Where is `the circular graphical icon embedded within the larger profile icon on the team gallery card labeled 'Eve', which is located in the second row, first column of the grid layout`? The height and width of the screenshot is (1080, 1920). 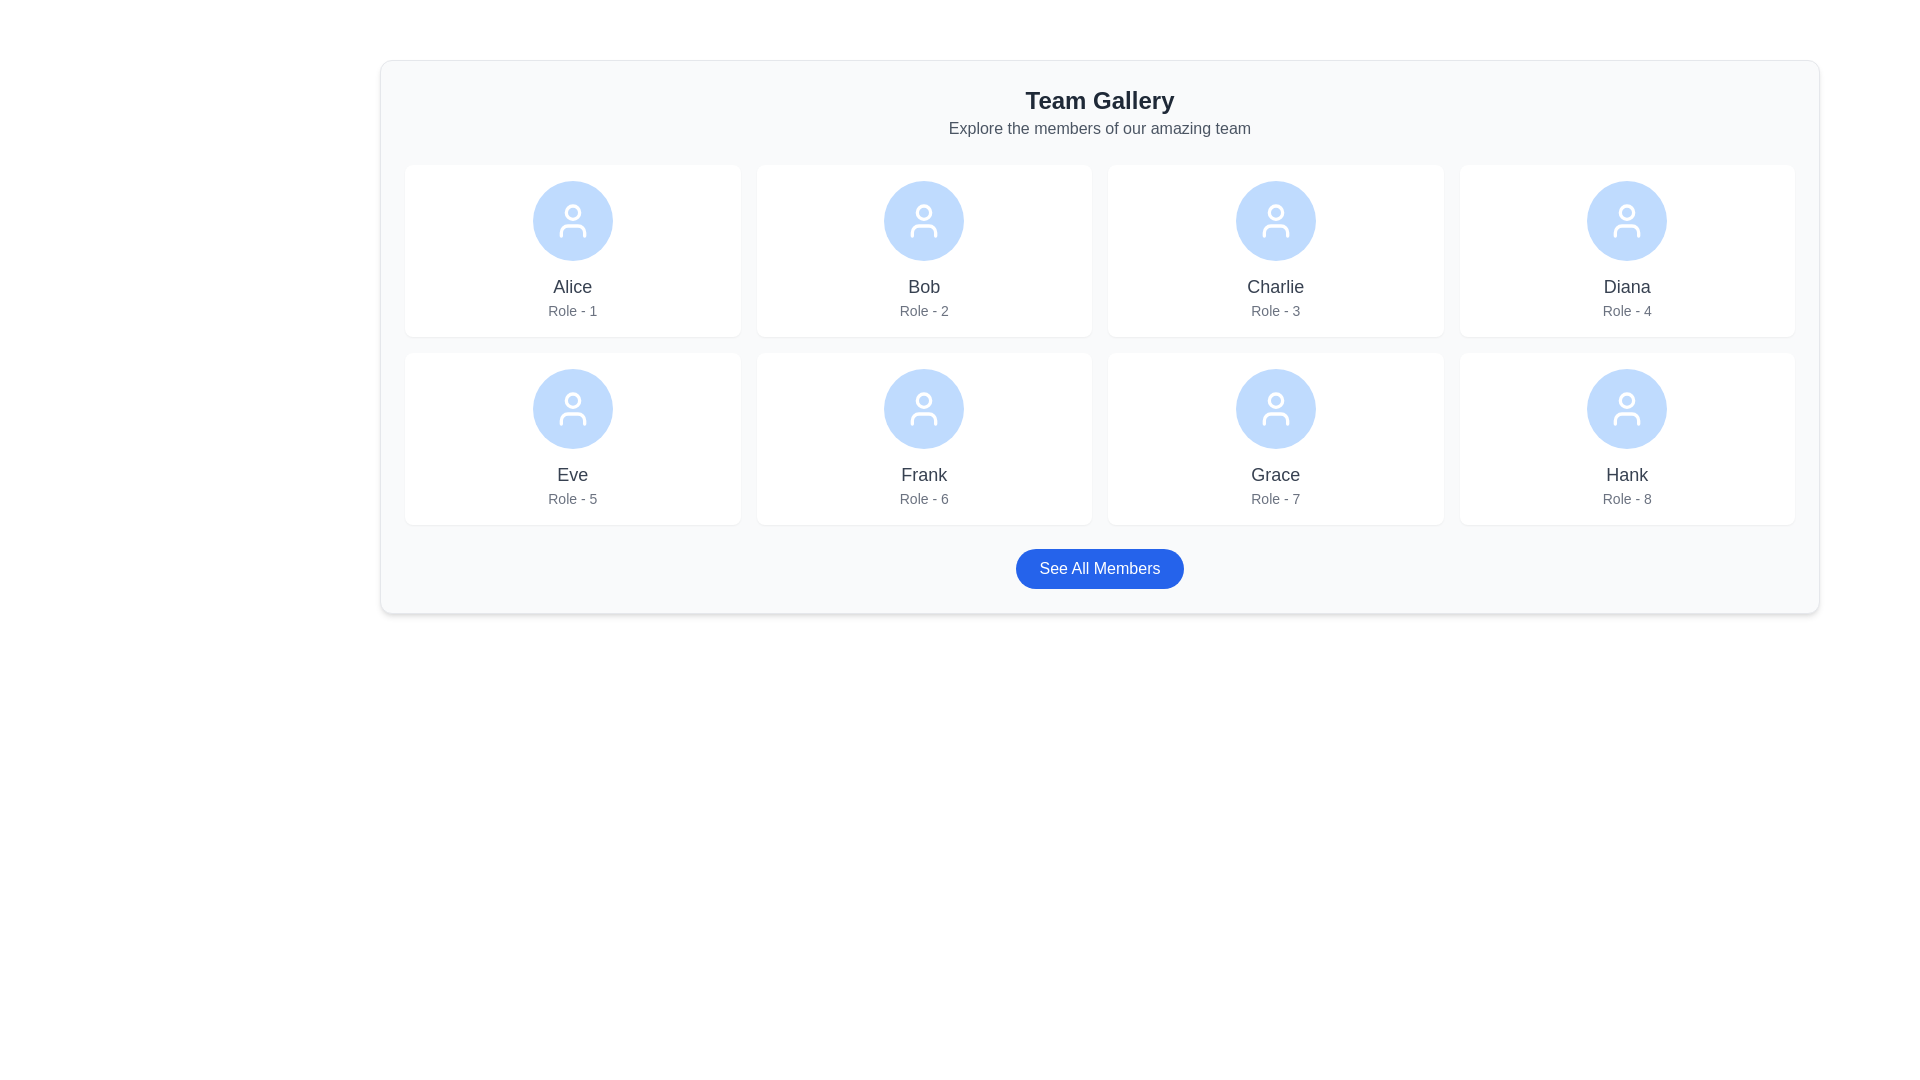 the circular graphical icon embedded within the larger profile icon on the team gallery card labeled 'Eve', which is located in the second row, first column of the grid layout is located at coordinates (571, 400).